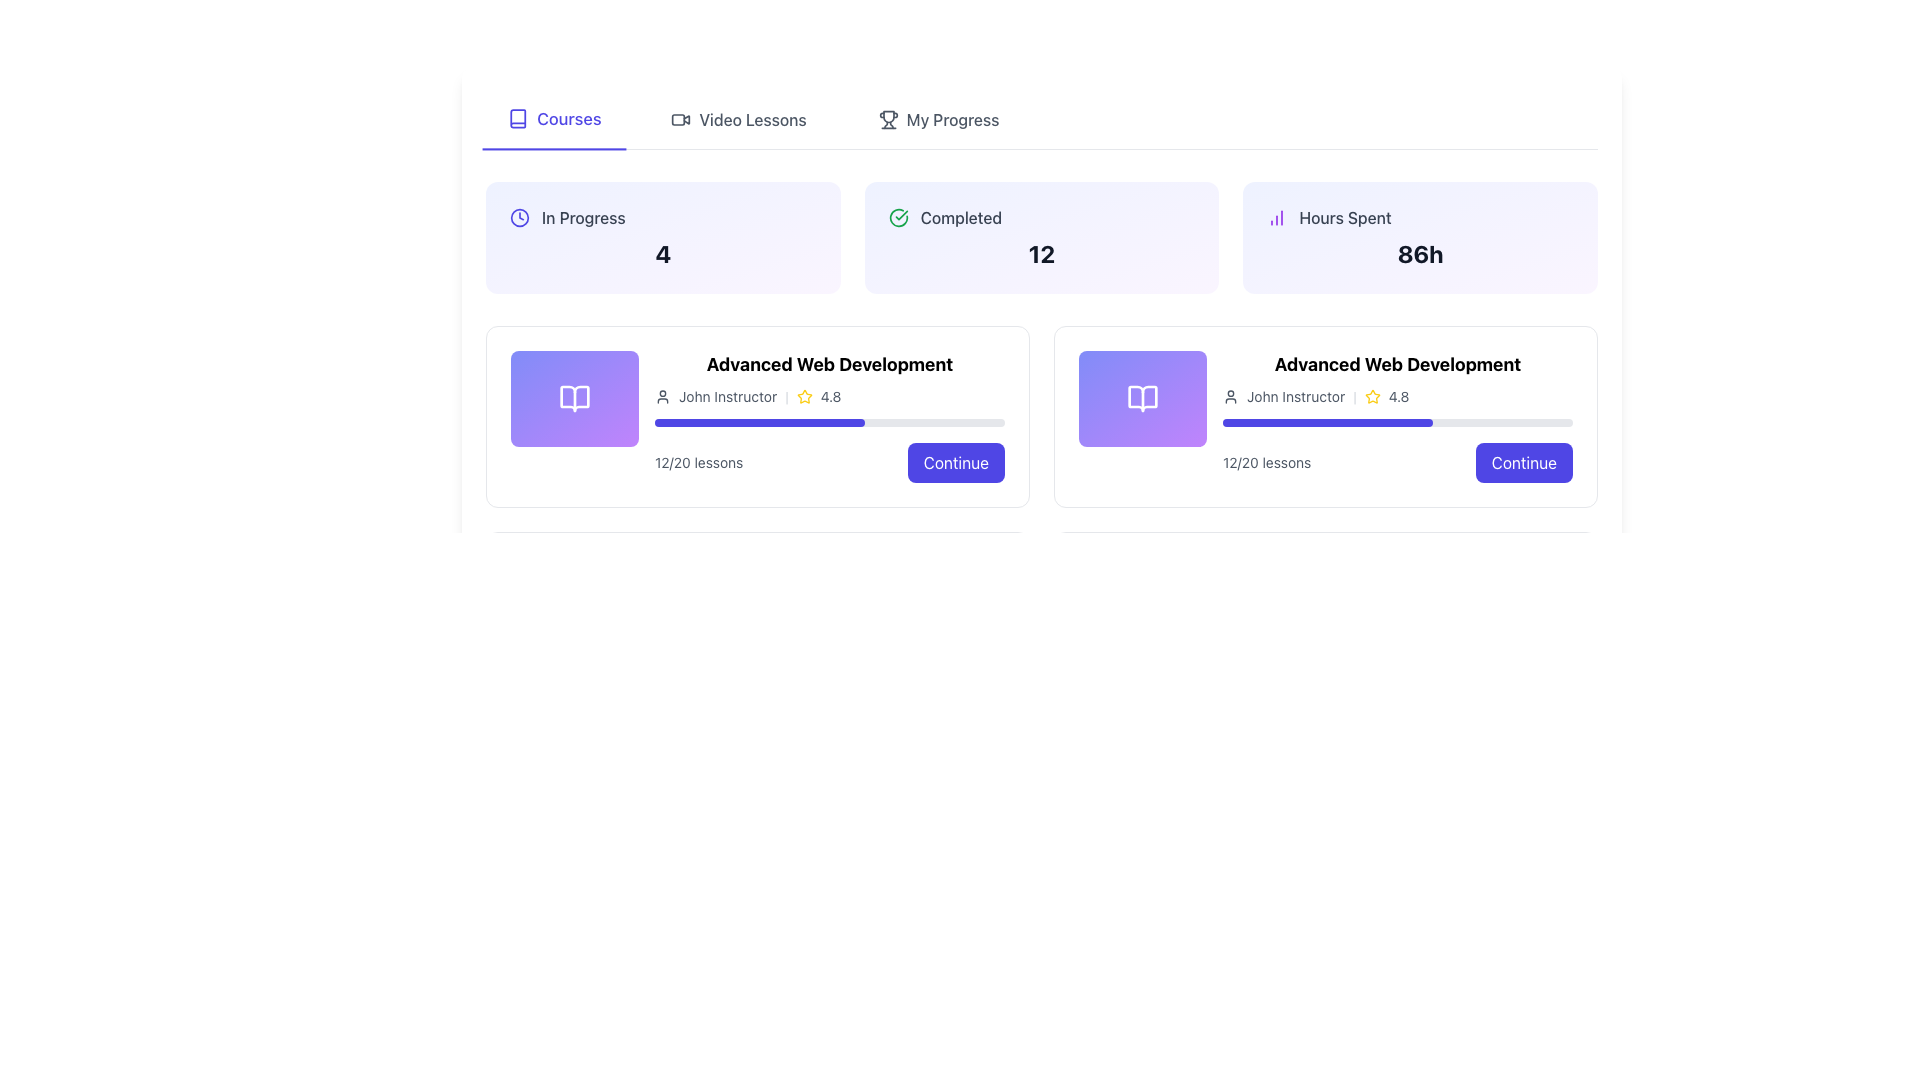  What do you see at coordinates (830, 422) in the screenshot?
I see `the linear progress bar that is indigo-colored with rounded ends, located beneath the 'John Instructor | 4.8' text and above the '12/20 lessons' text, which indicates progress at approximately 60%` at bounding box center [830, 422].